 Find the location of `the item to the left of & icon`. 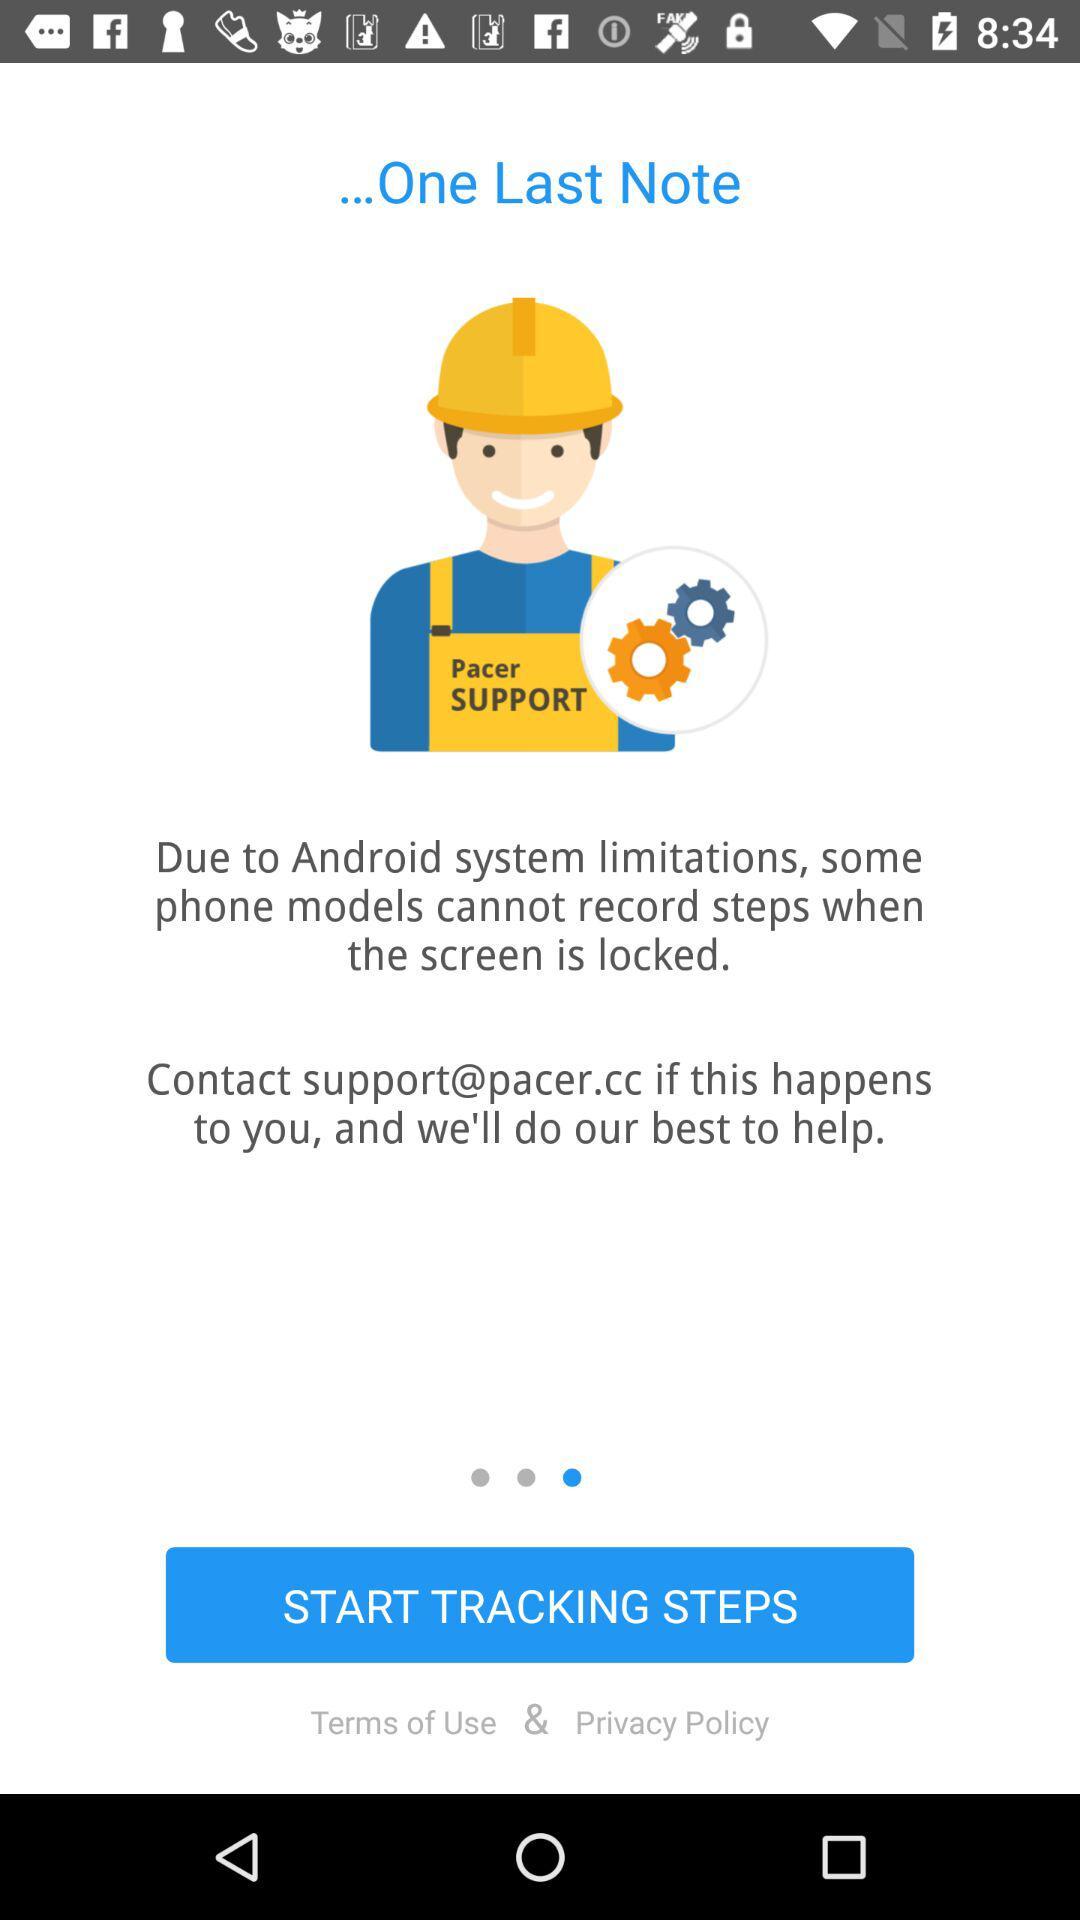

the item to the left of & icon is located at coordinates (403, 1720).